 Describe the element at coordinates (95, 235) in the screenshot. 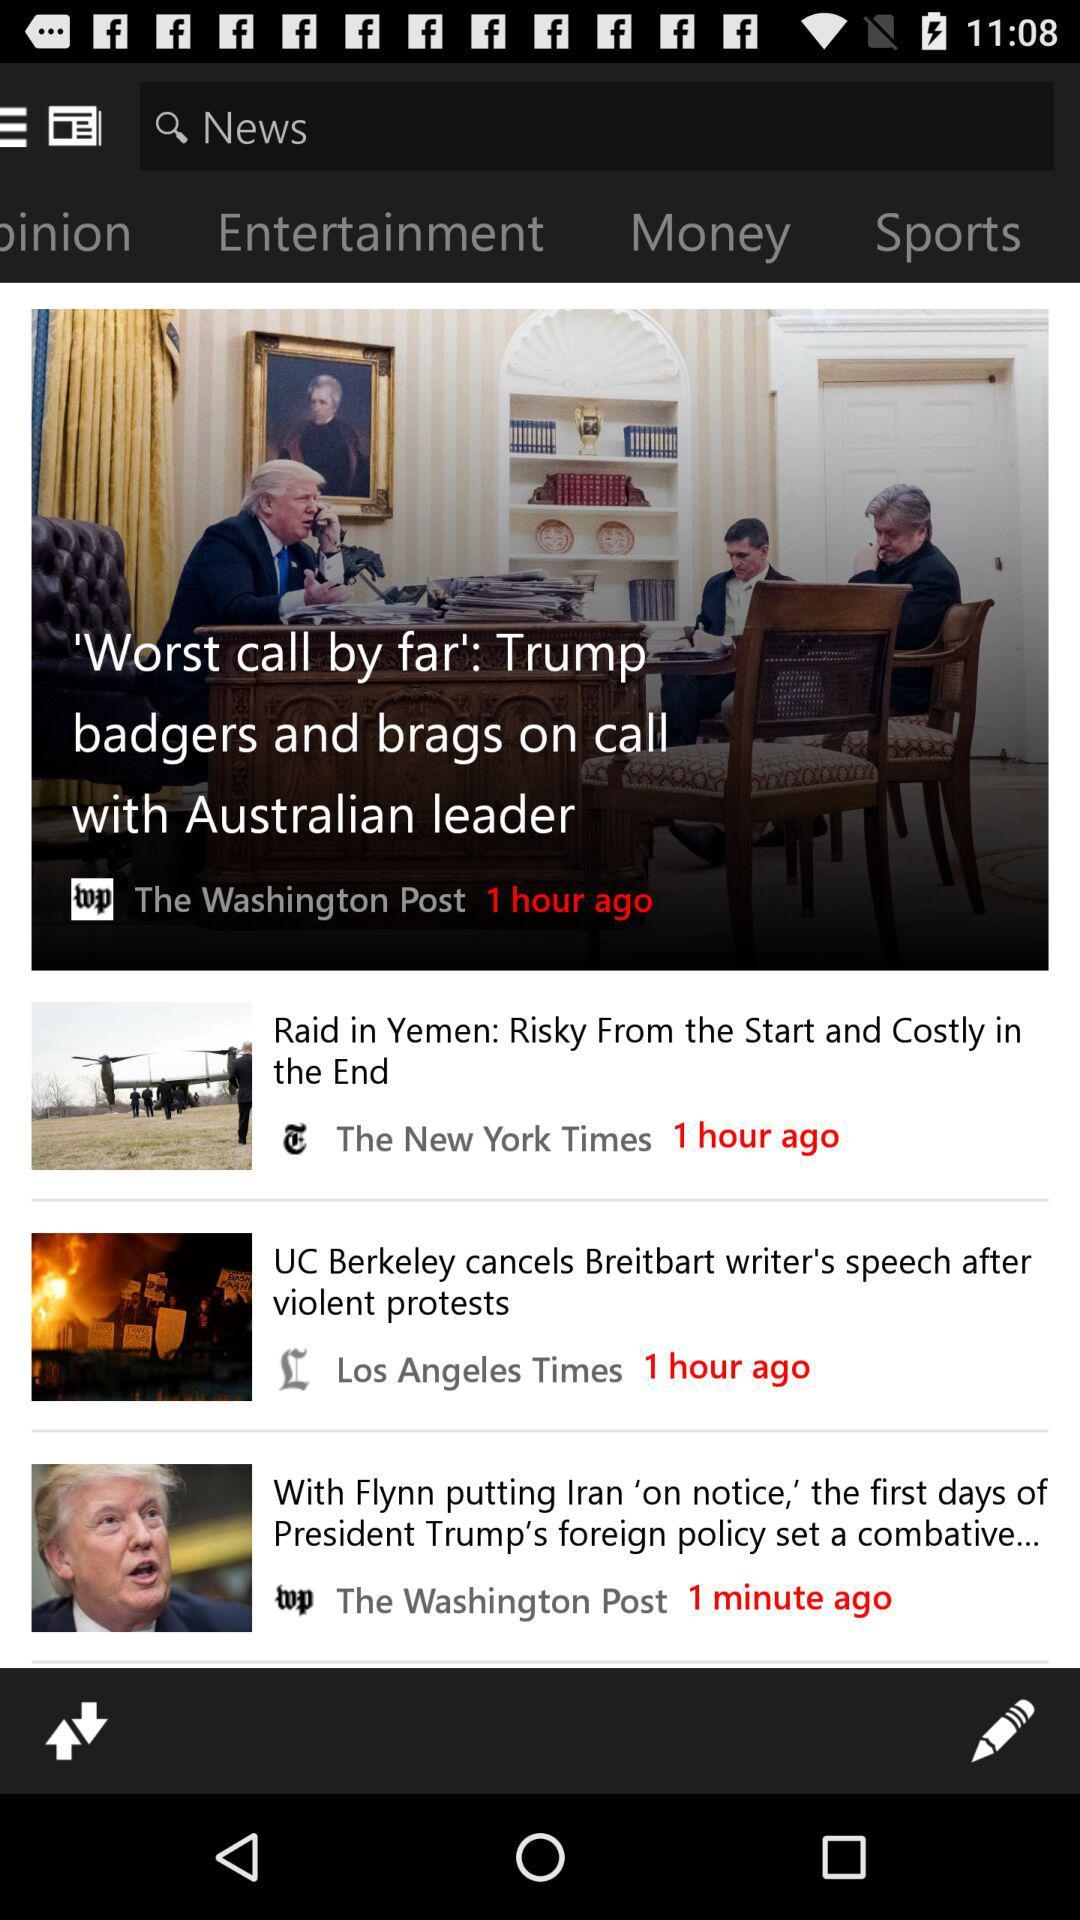

I see `the opinion` at that location.